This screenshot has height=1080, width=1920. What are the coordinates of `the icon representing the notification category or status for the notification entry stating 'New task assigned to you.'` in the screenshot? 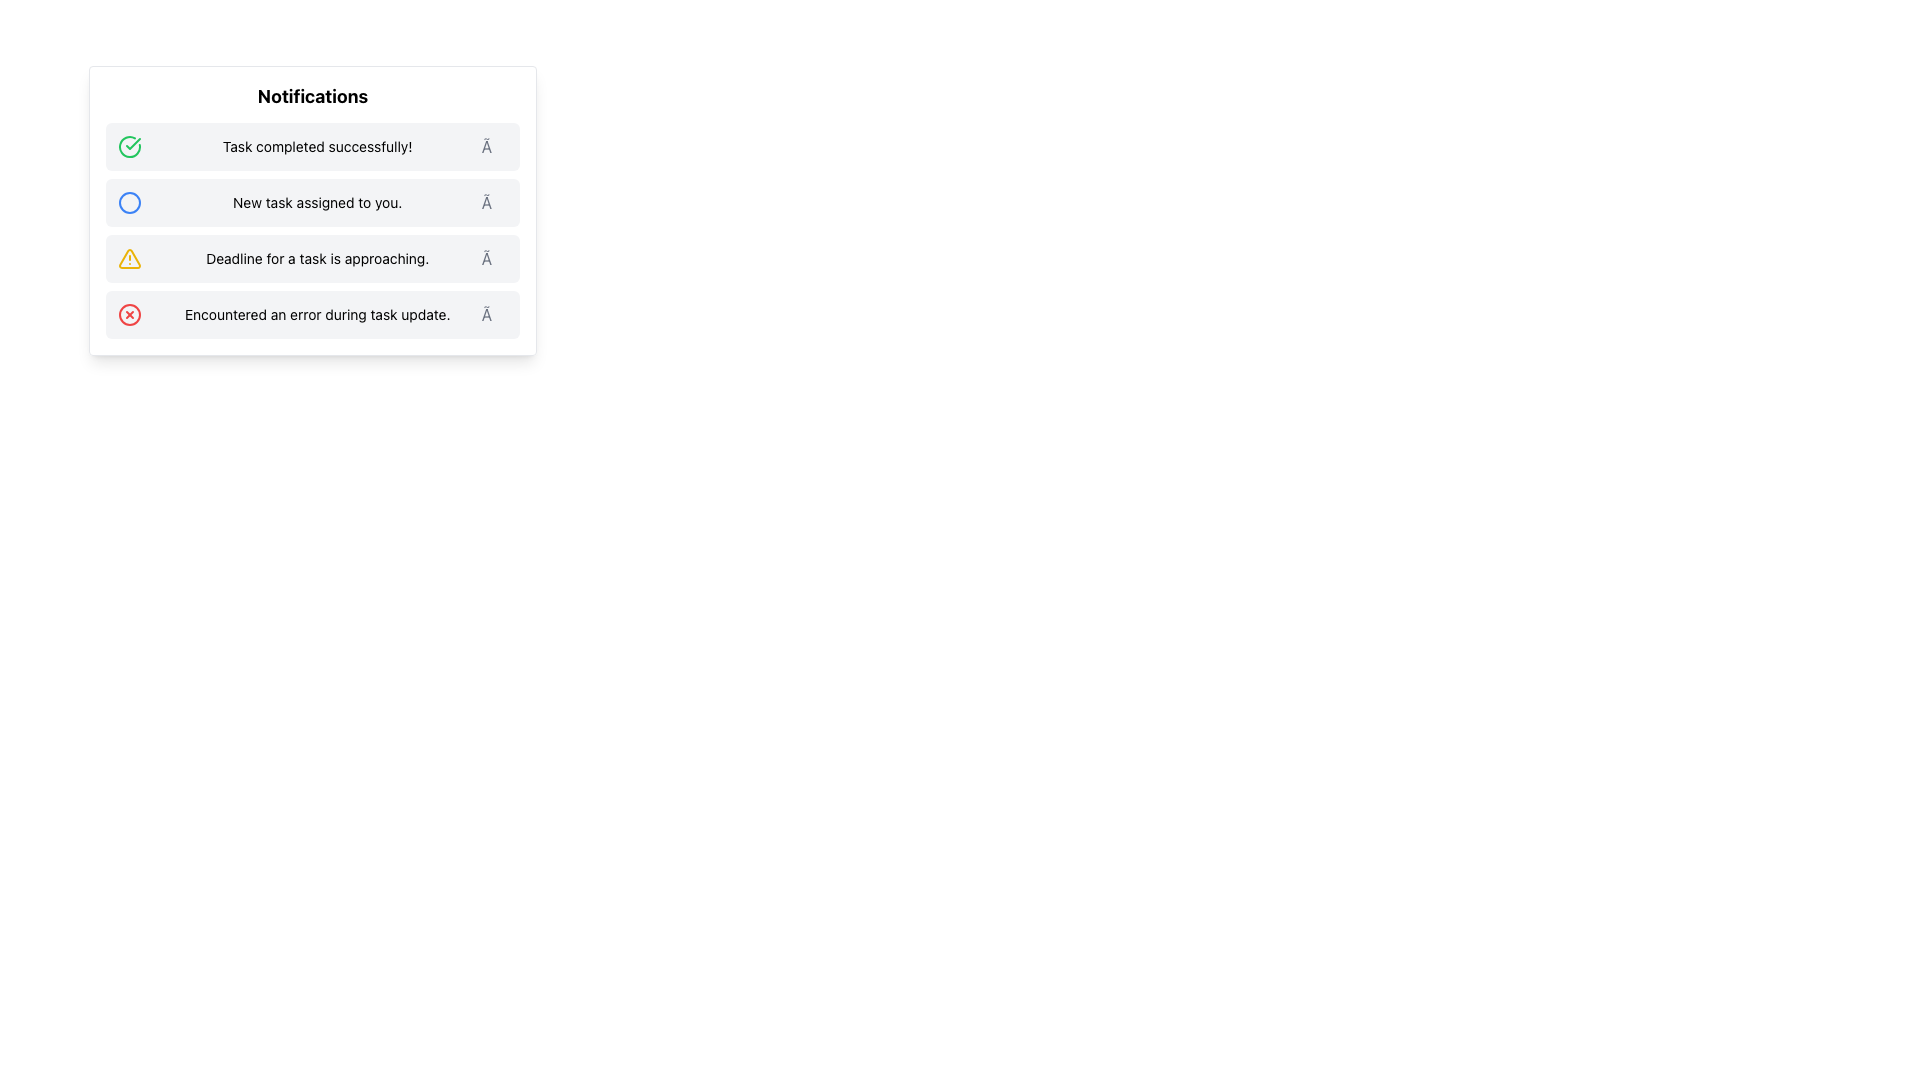 It's located at (128, 203).